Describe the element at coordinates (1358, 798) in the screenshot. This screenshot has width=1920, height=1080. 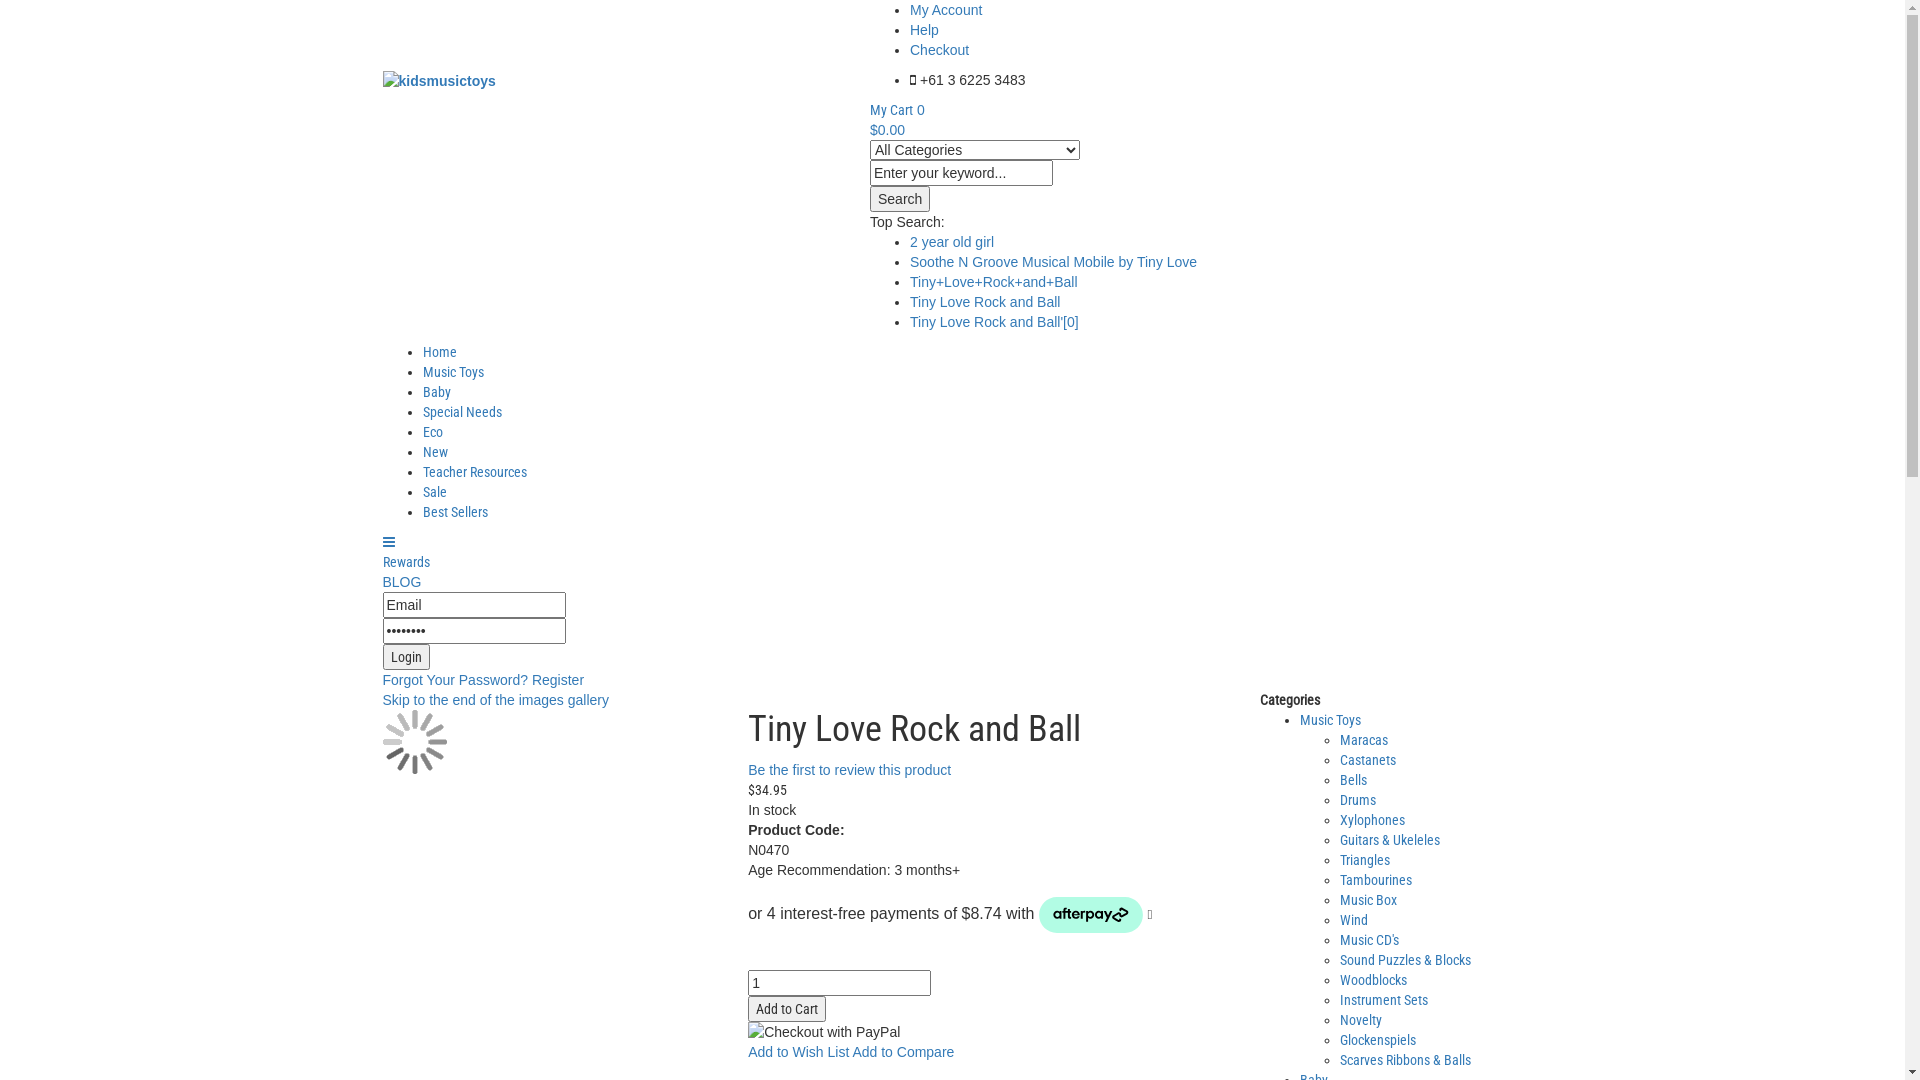
I see `'Drums'` at that location.